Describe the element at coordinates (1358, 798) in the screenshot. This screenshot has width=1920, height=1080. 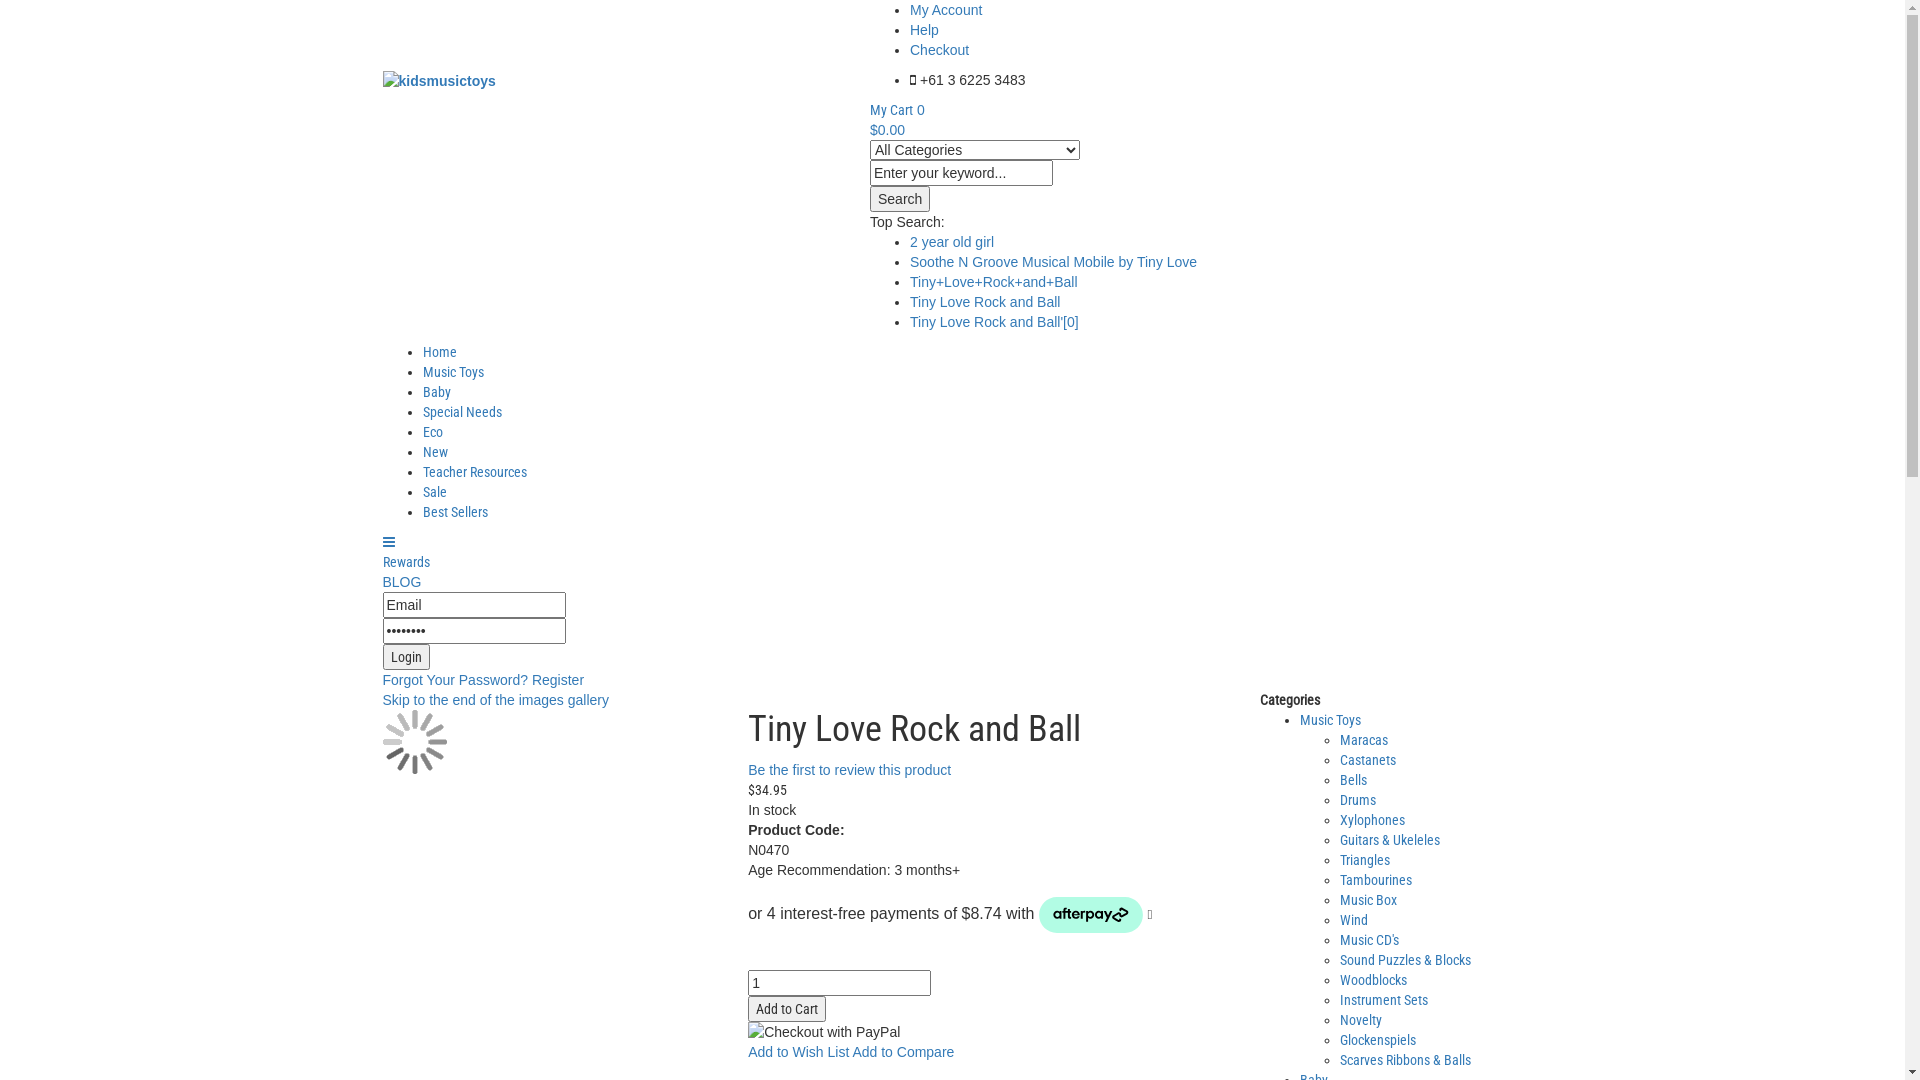
I see `'Drums'` at that location.